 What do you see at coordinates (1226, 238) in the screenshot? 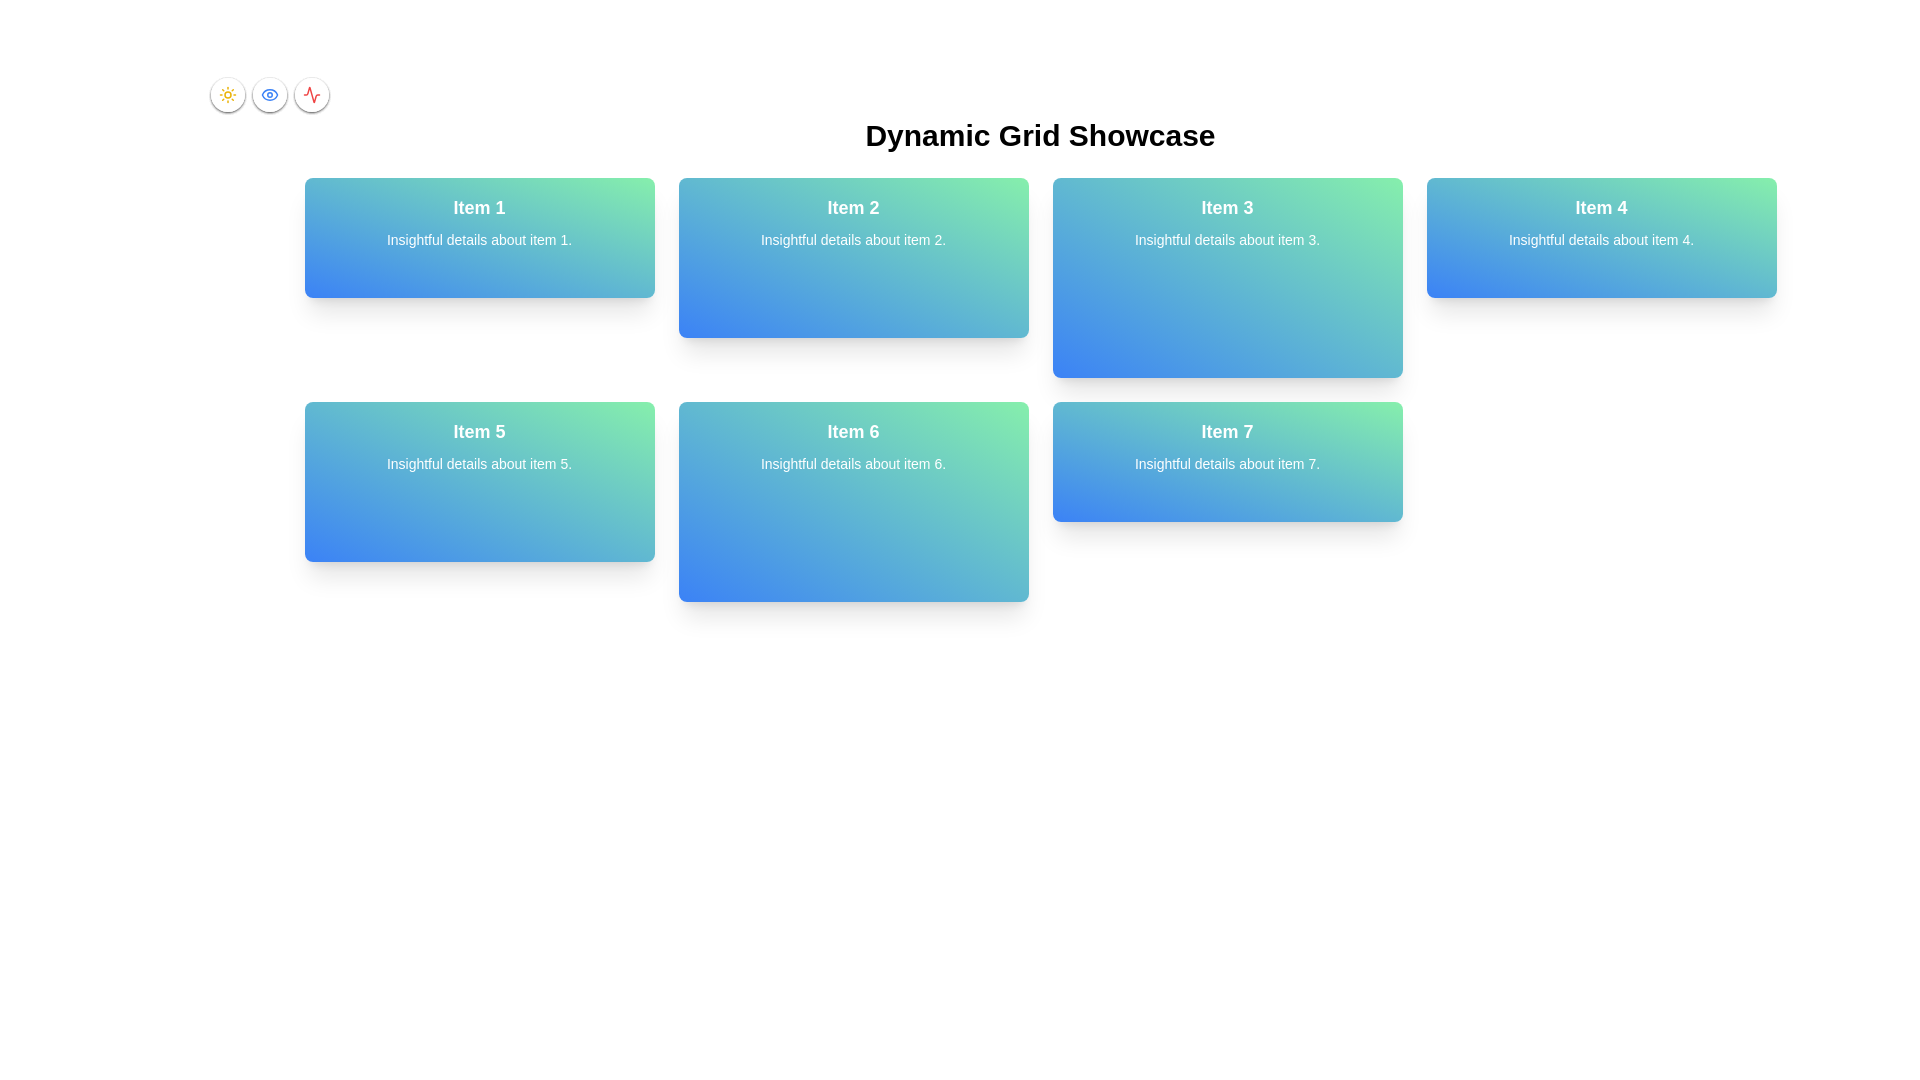
I see `the descriptive text line located below 'Item 3' in the third card of the grid layout` at bounding box center [1226, 238].